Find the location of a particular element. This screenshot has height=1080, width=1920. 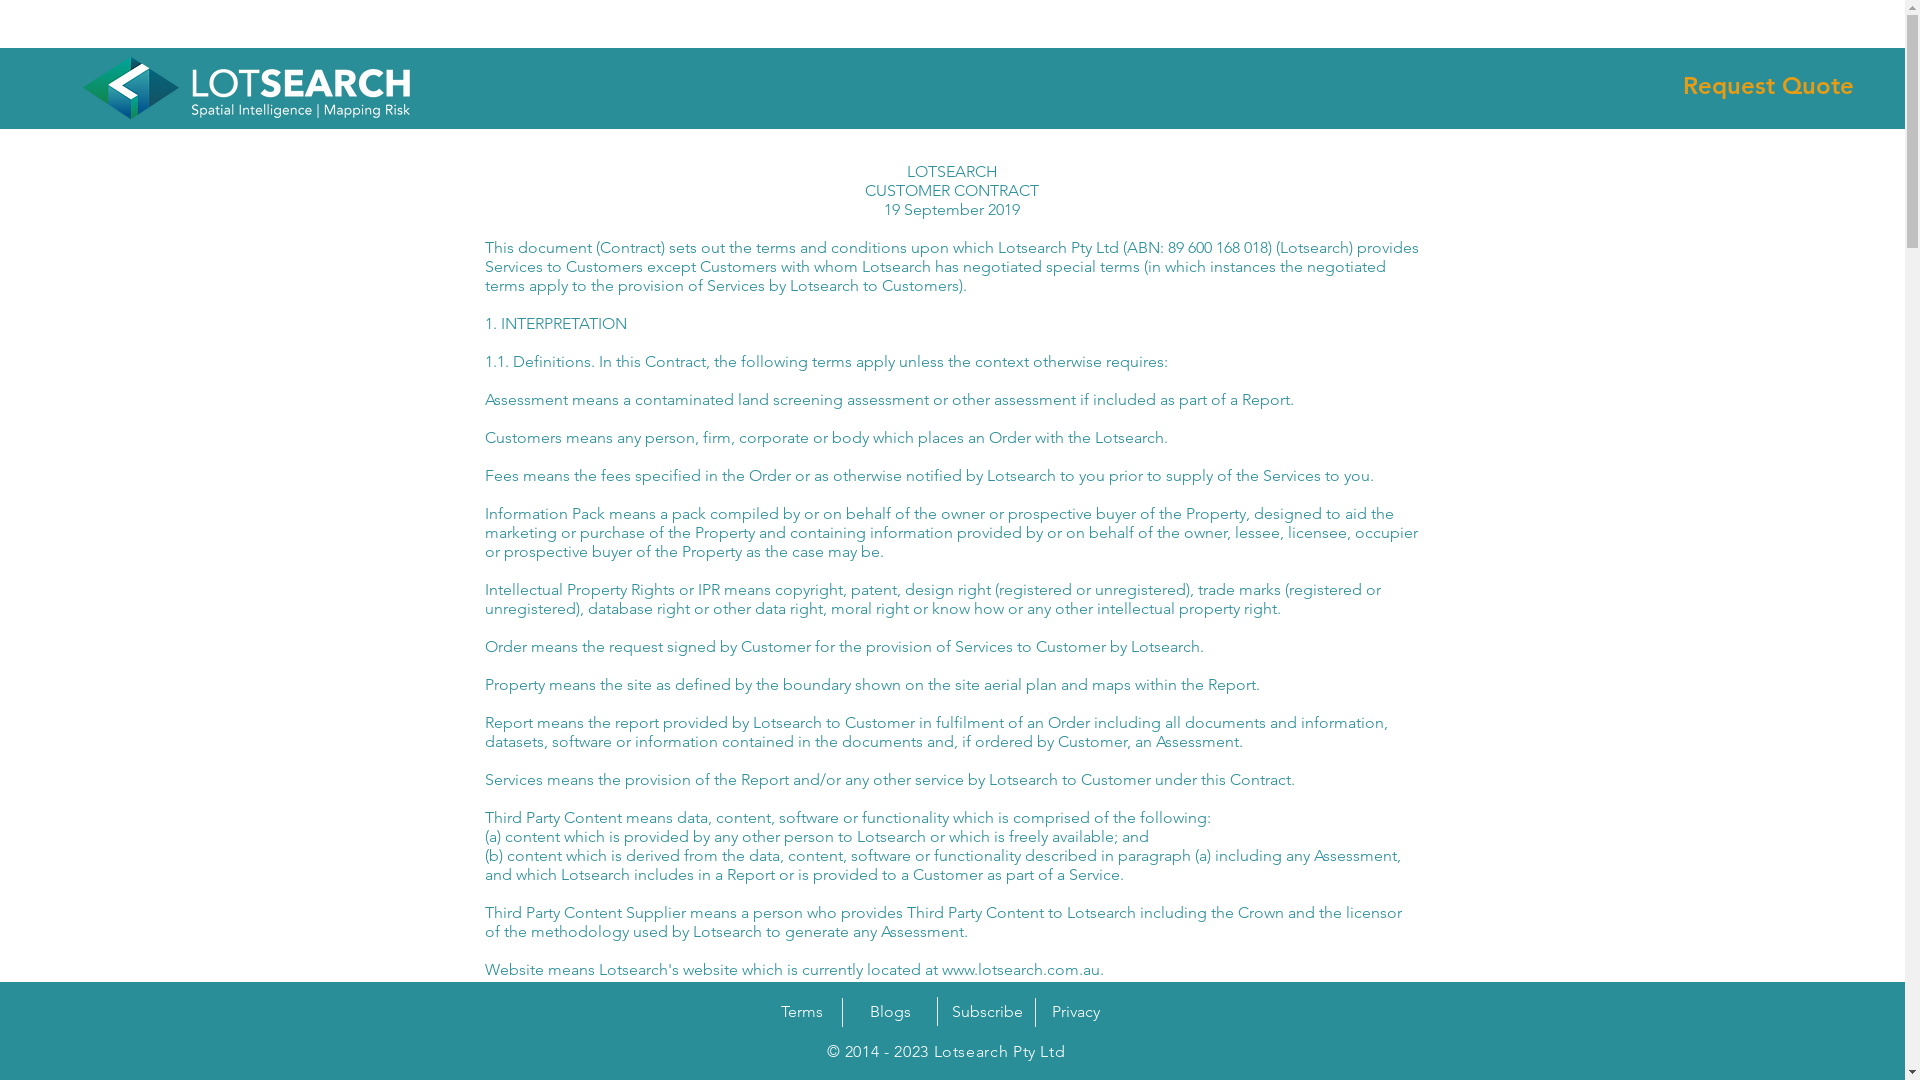

'Subscribe' is located at coordinates (987, 1011).